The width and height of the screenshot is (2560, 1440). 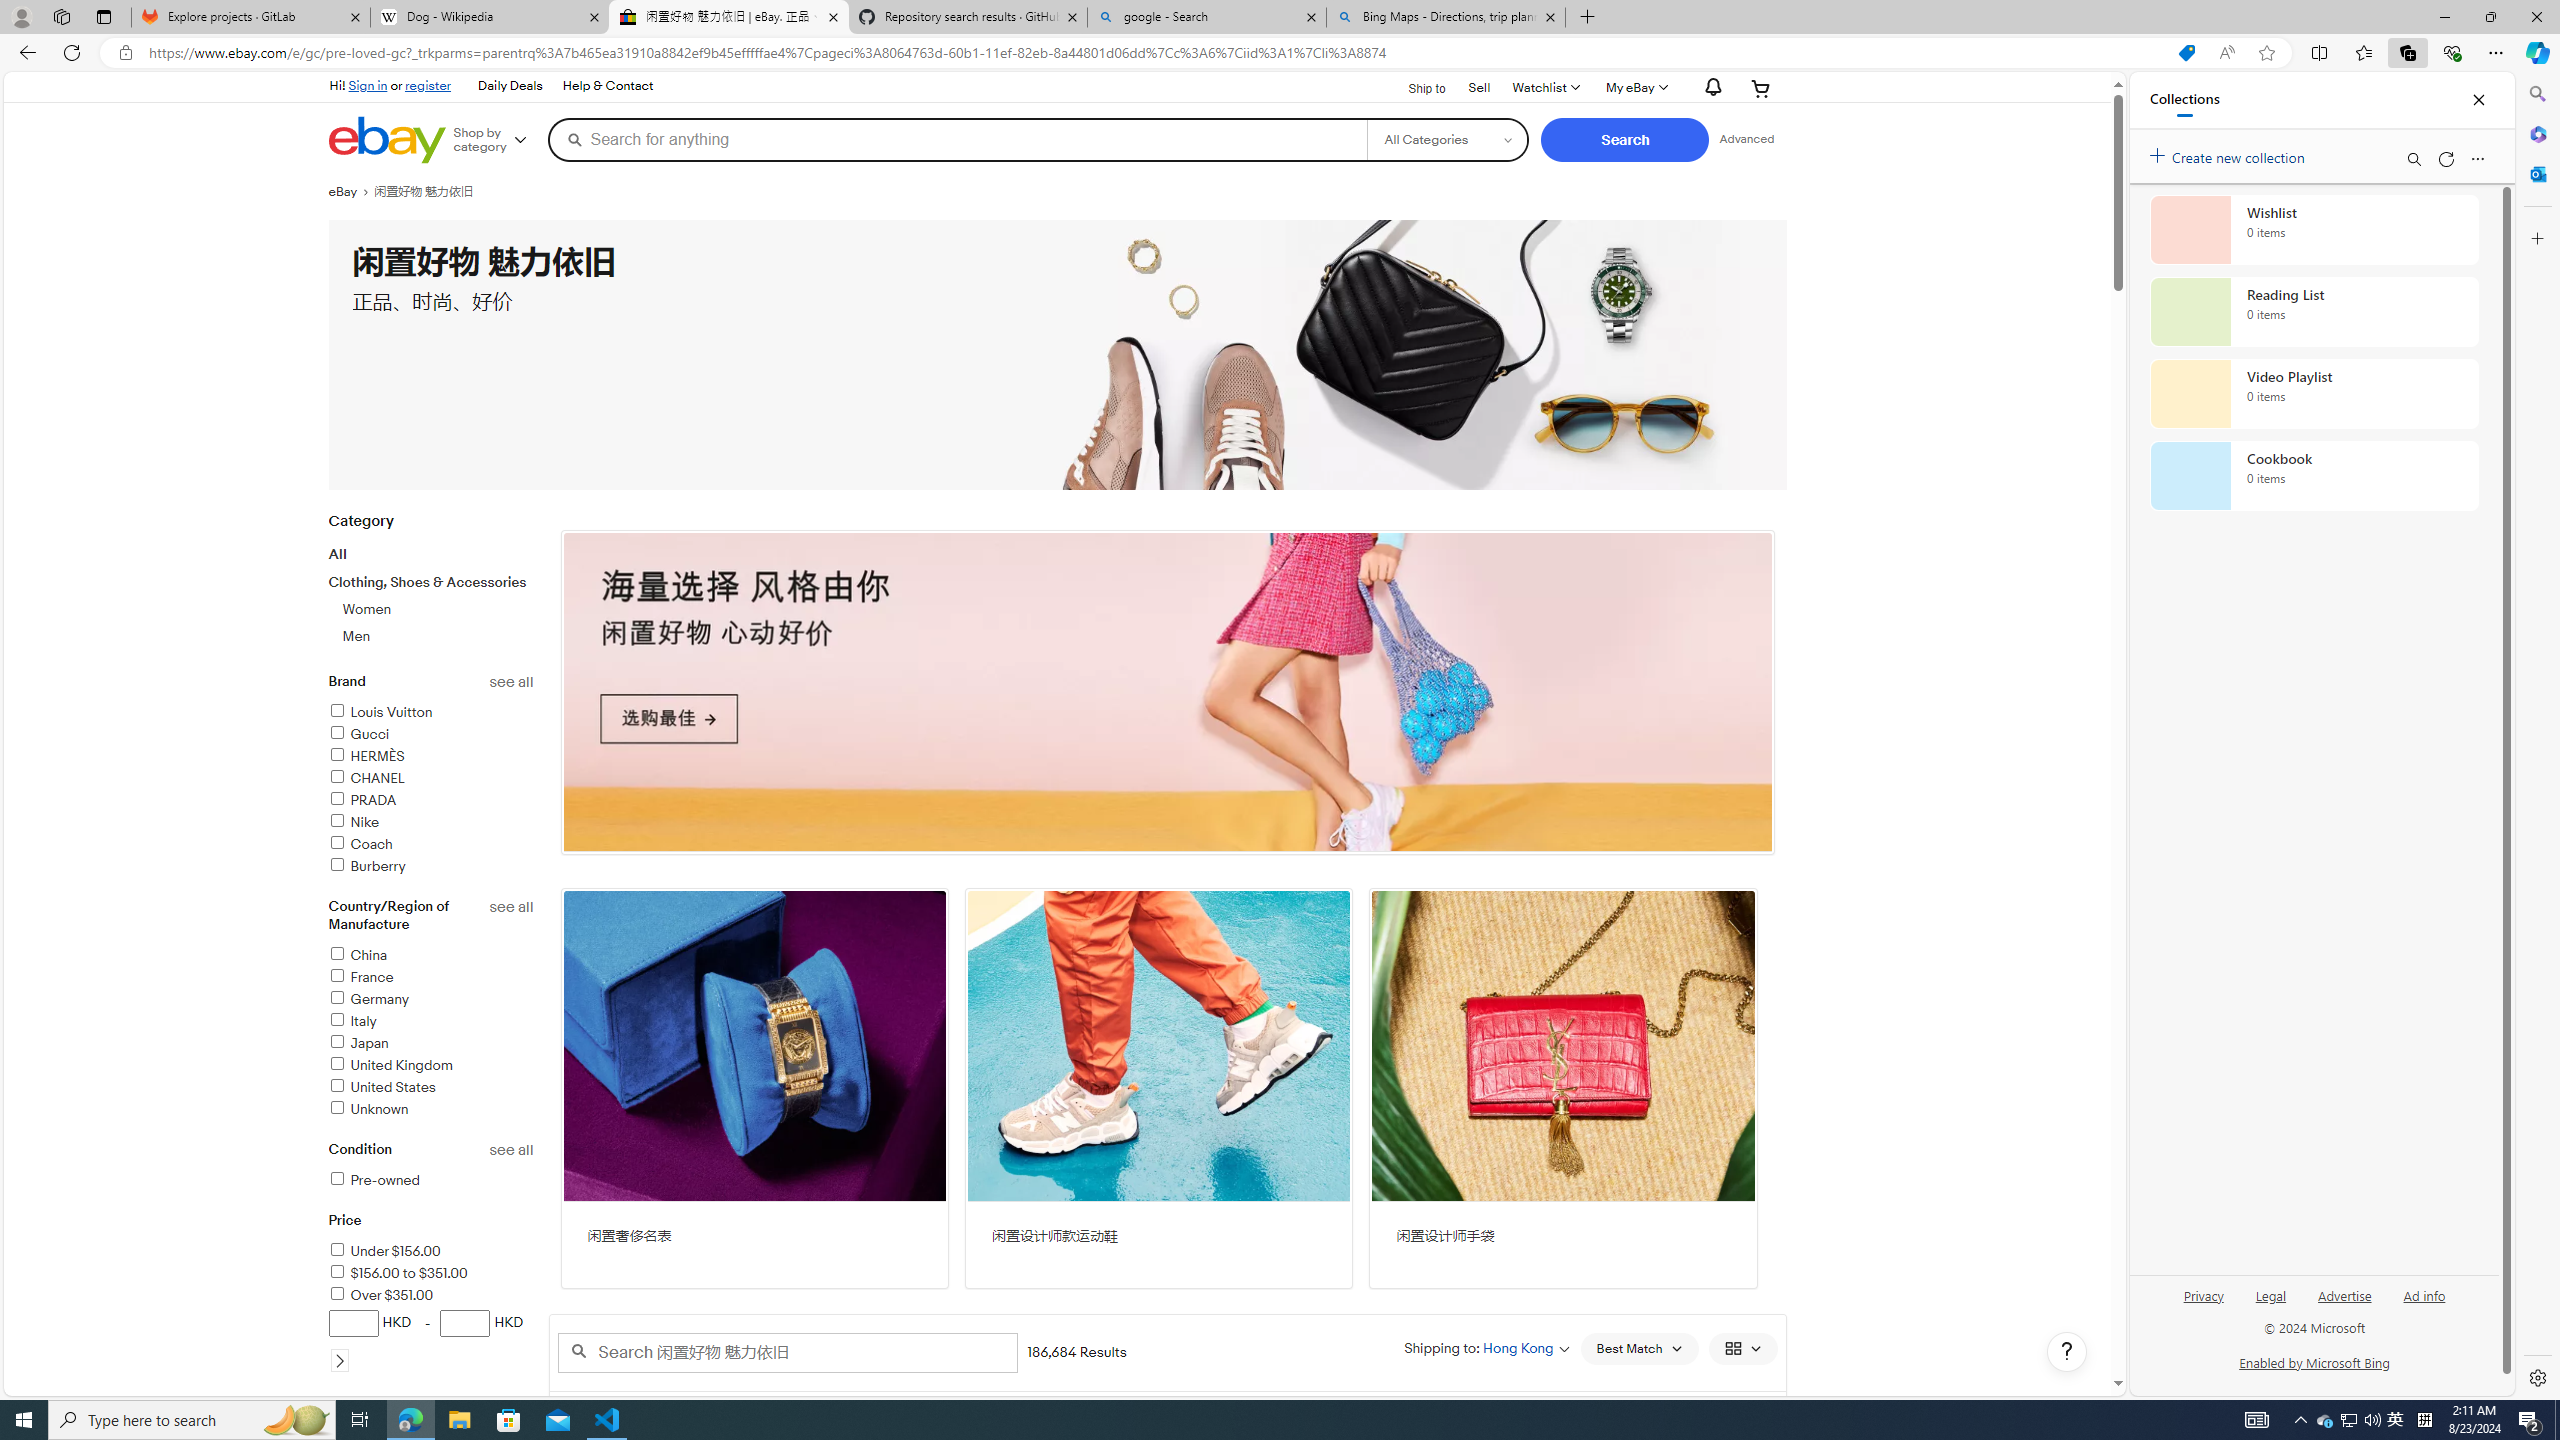 I want to click on 'United Kingdom', so click(x=431, y=1065).